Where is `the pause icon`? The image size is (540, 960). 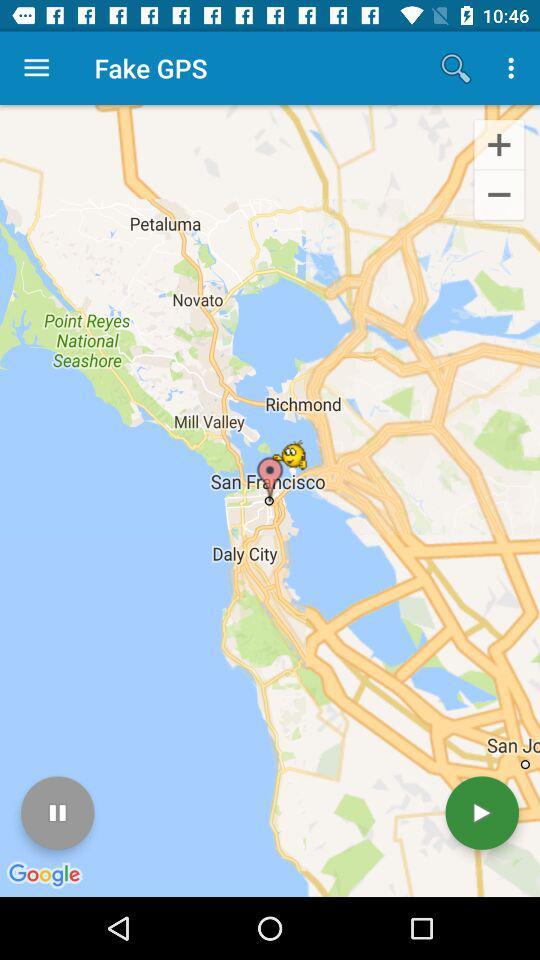
the pause icon is located at coordinates (57, 813).